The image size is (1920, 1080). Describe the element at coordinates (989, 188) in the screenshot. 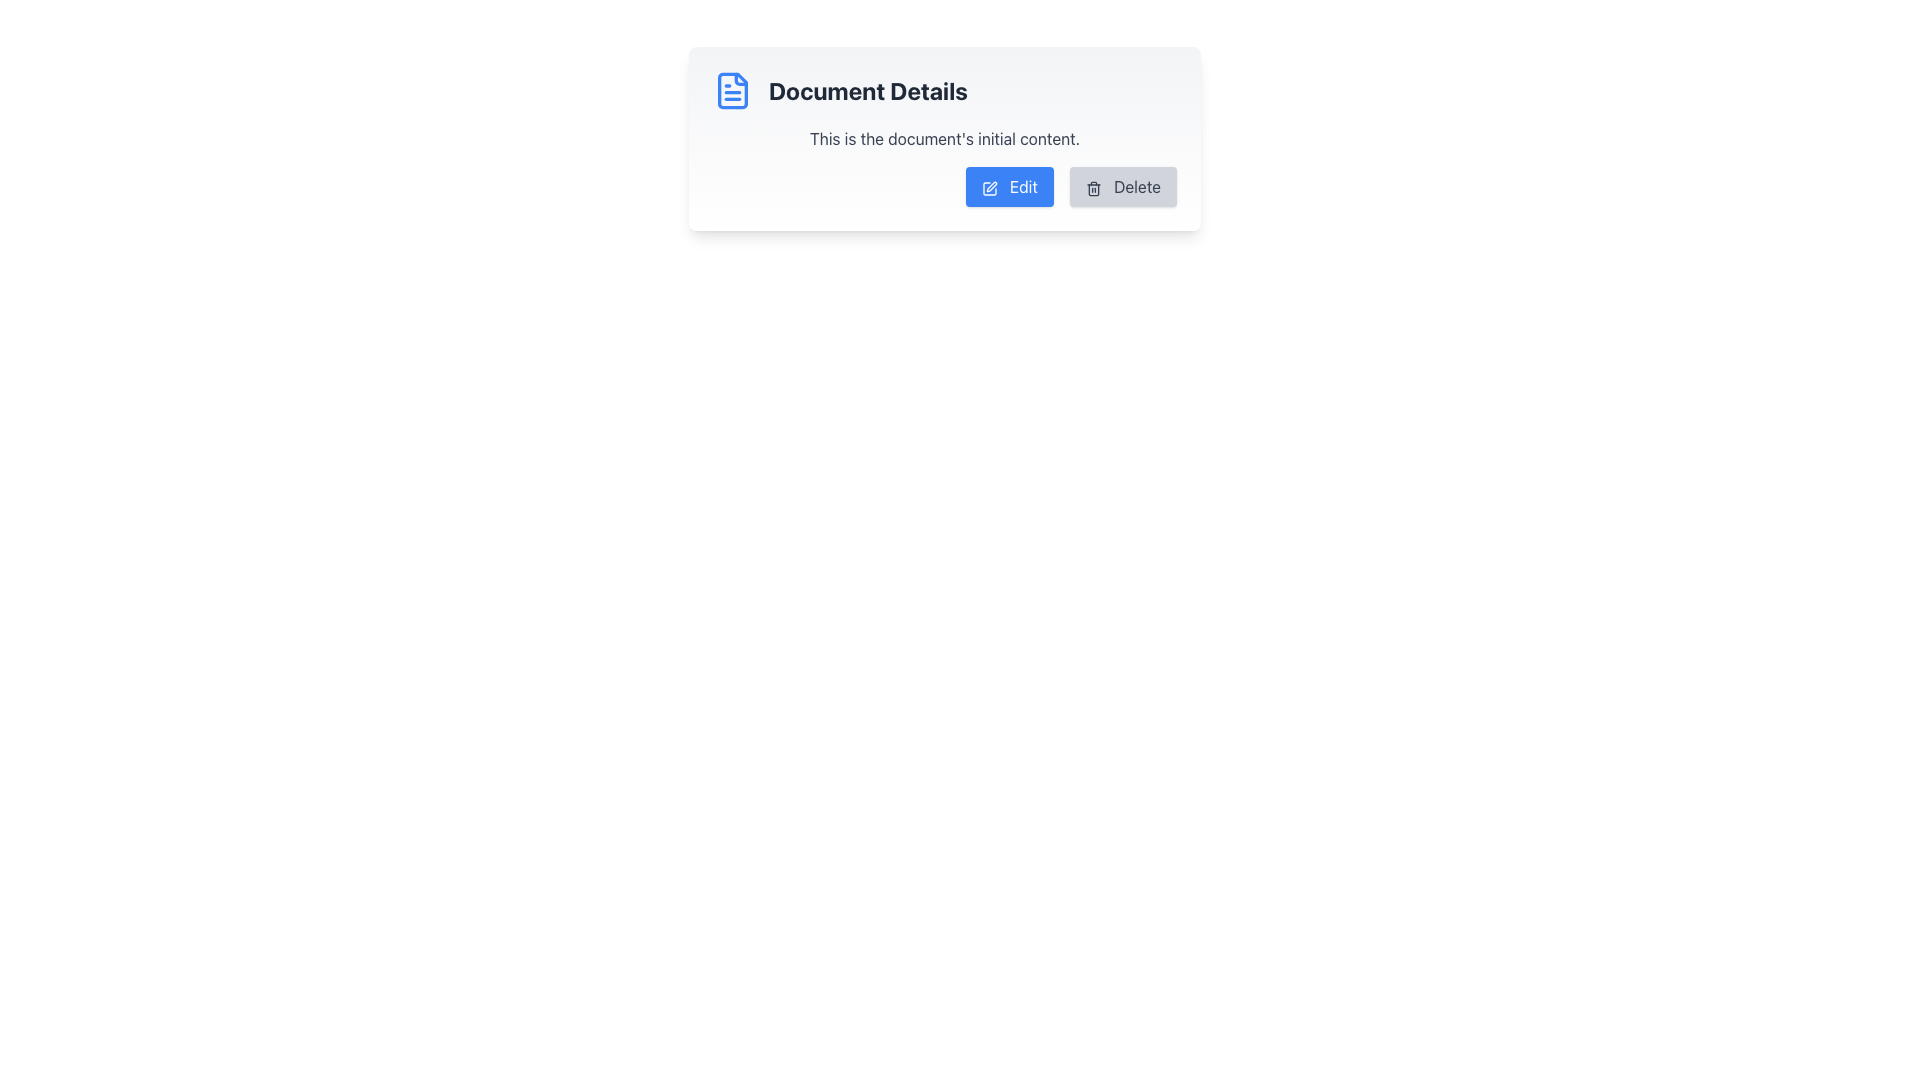

I see `the icon part of the 'Edit' button, which resembles a square shape with a pen-like feature, positioned to the left of the text 'Edit'` at that location.